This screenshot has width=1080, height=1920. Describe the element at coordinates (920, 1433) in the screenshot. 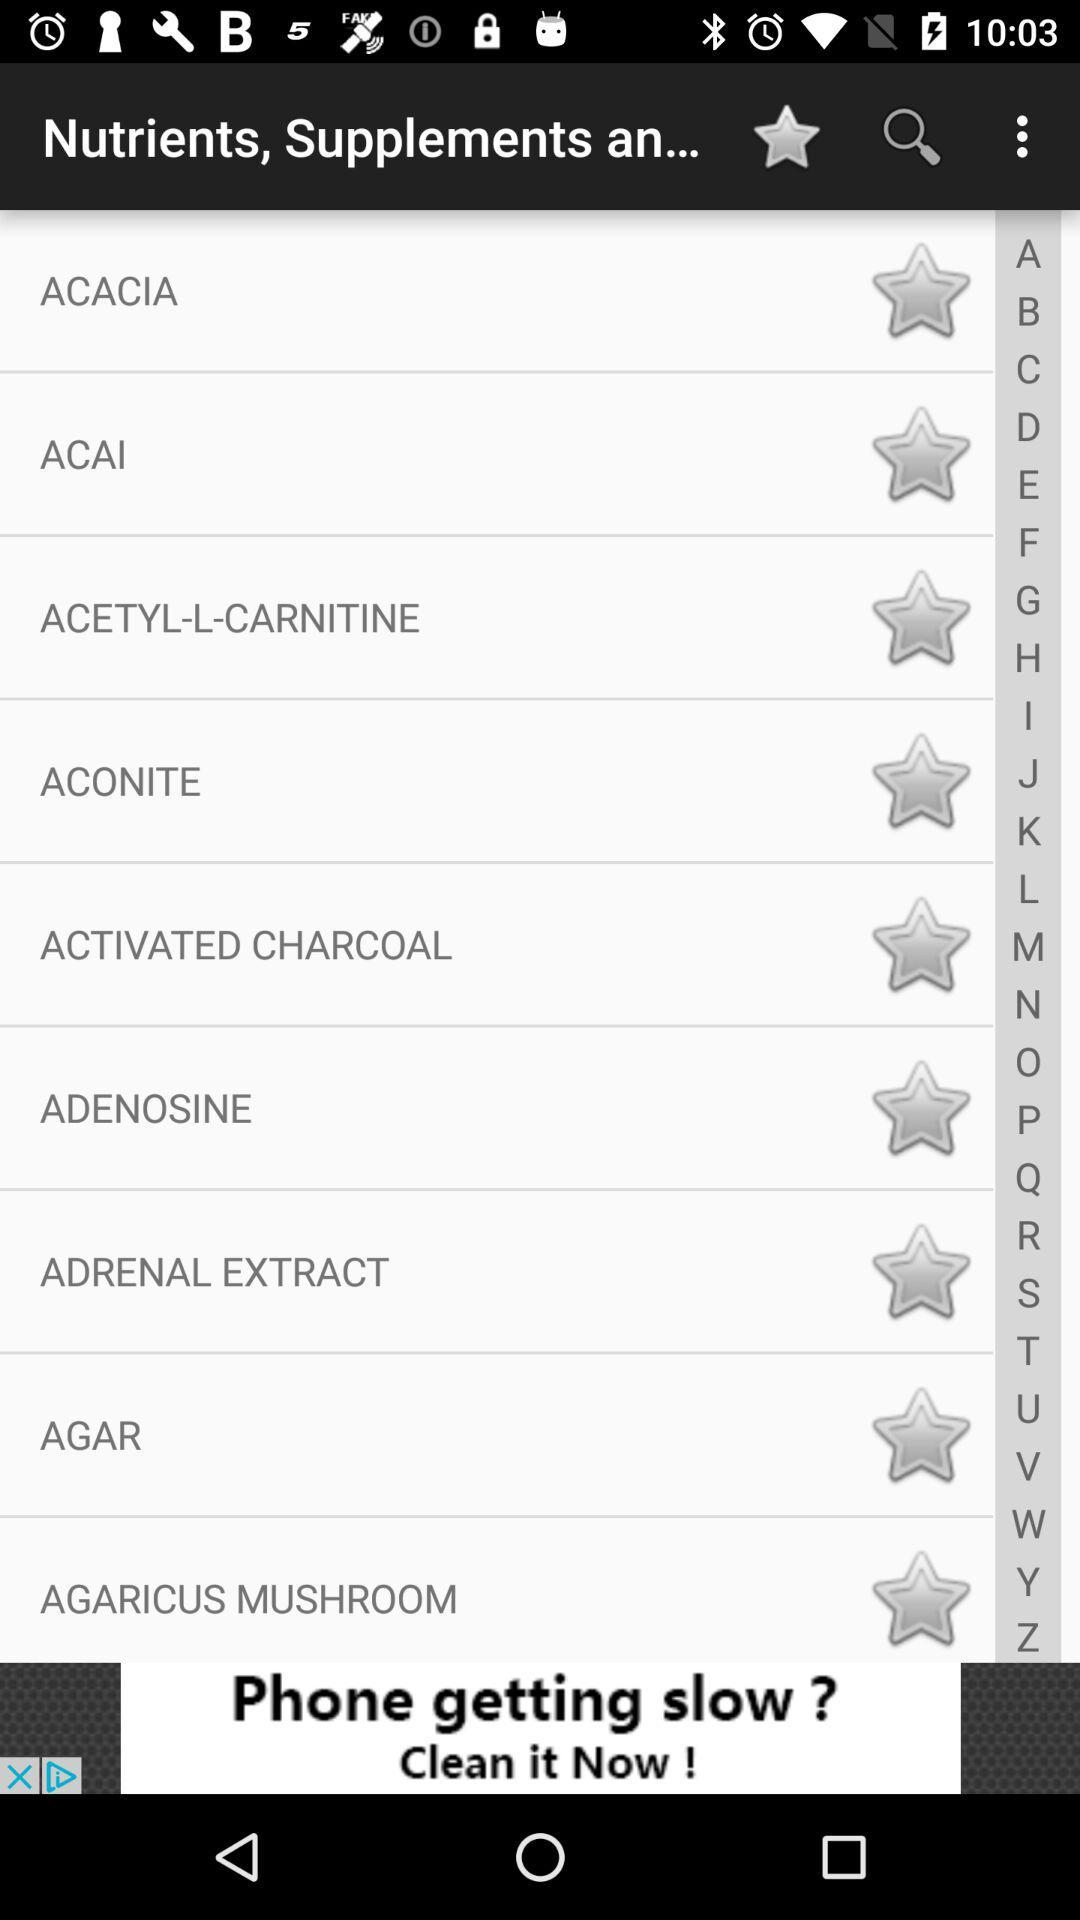

I see `highlight button` at that location.